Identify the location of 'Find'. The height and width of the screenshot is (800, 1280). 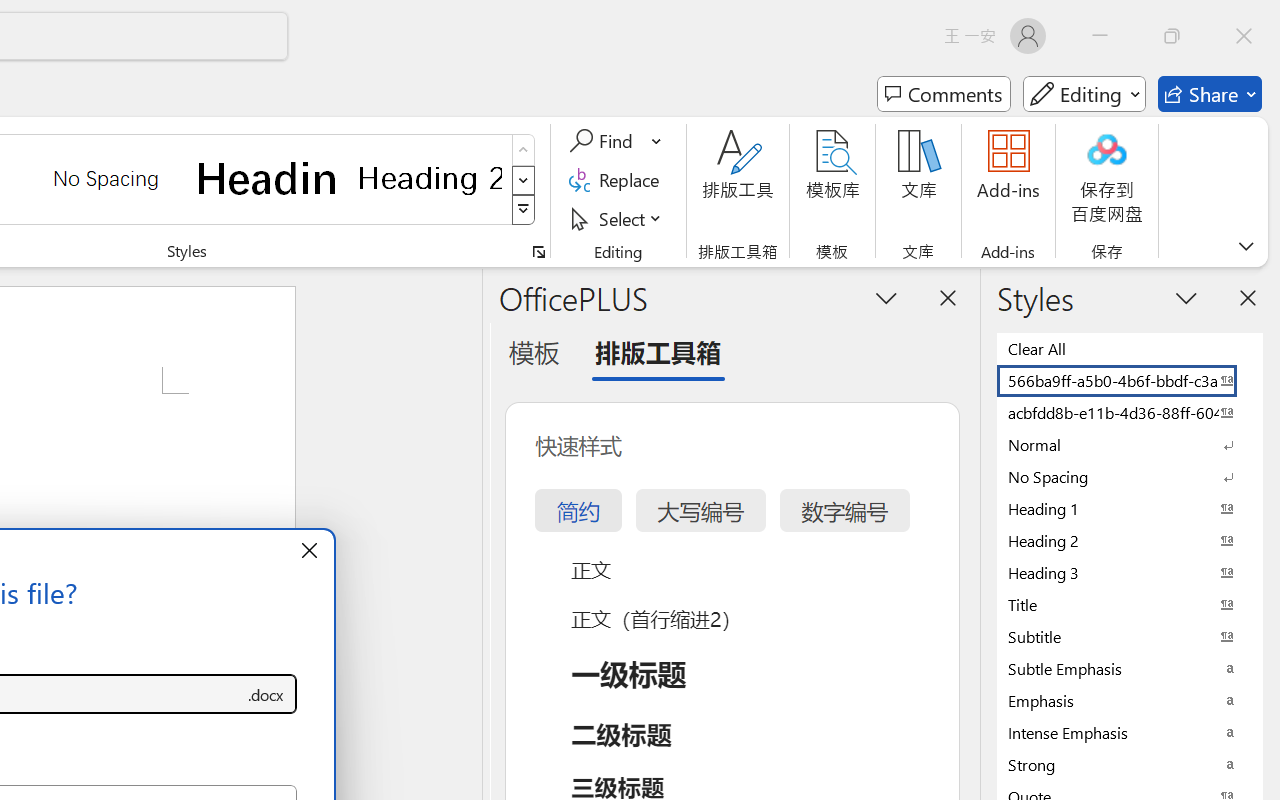
(603, 141).